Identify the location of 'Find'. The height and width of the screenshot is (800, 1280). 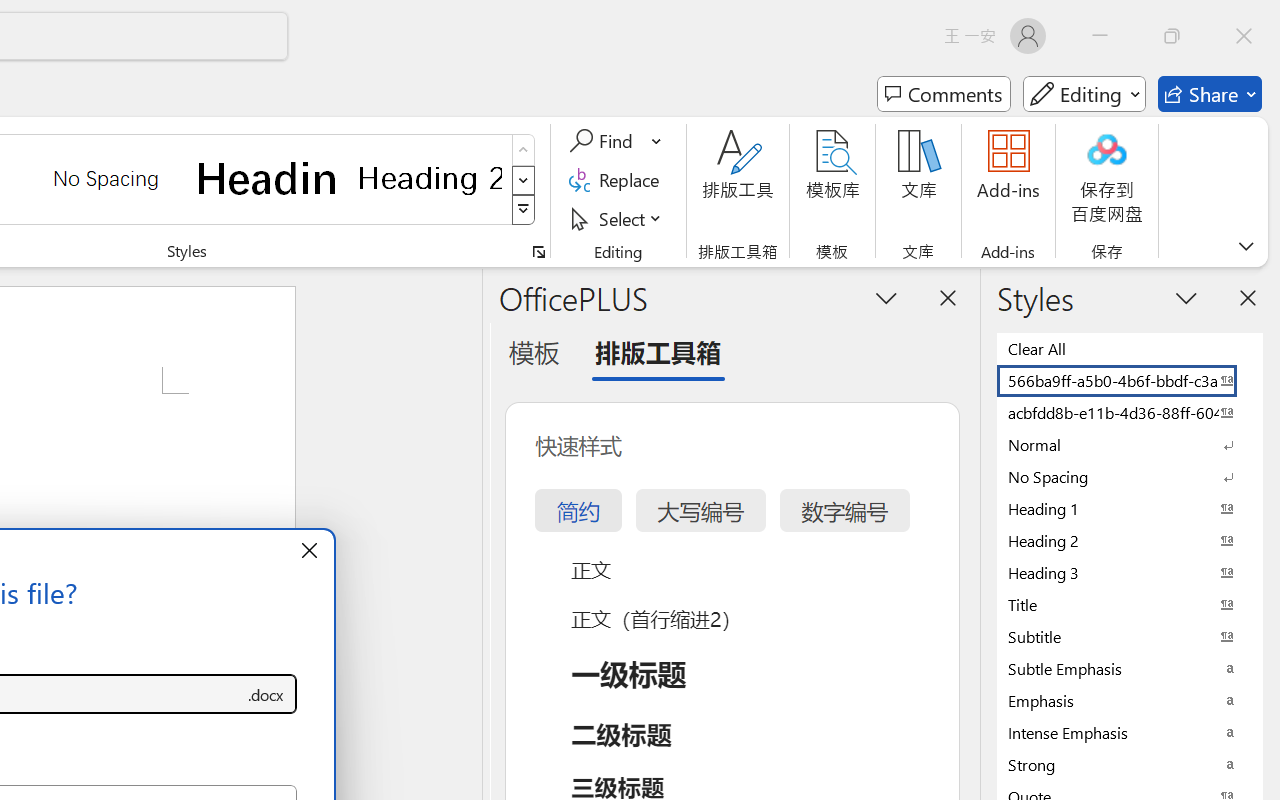
(603, 141).